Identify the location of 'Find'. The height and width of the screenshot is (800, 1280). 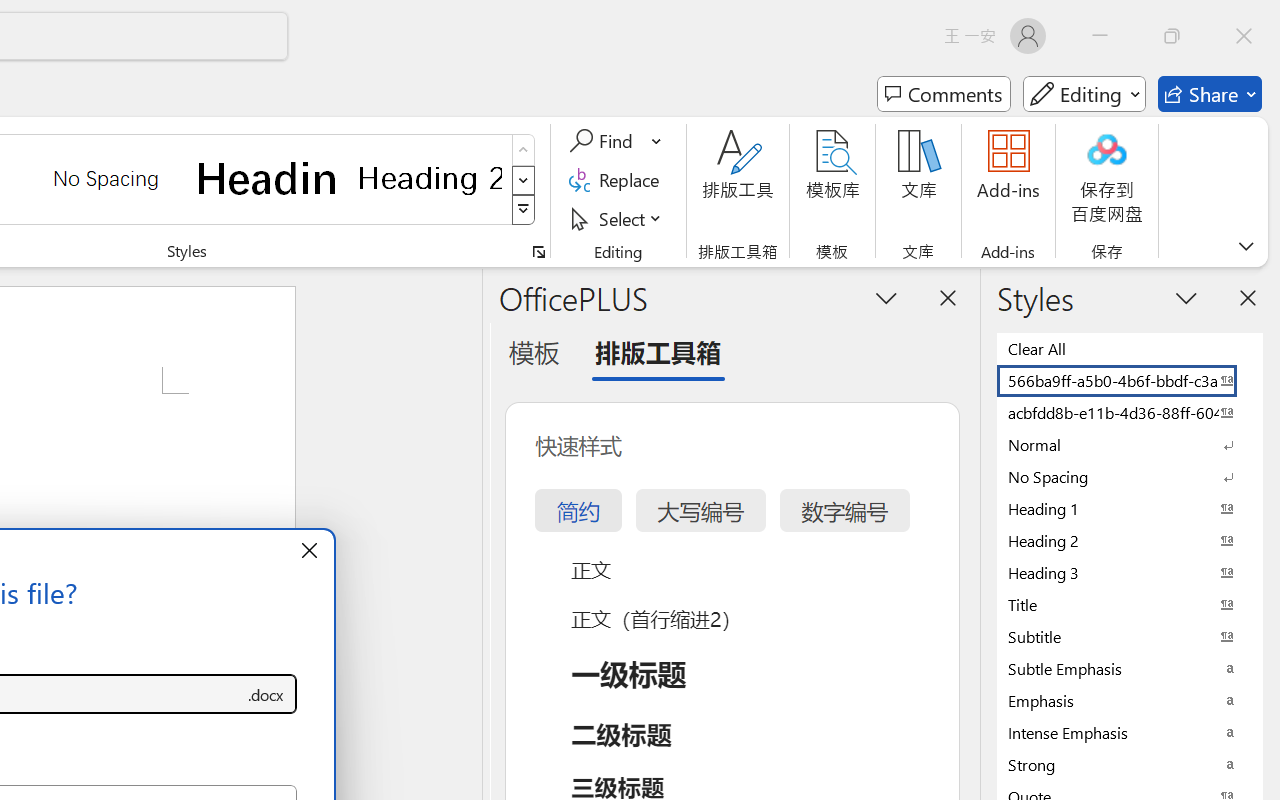
(603, 141).